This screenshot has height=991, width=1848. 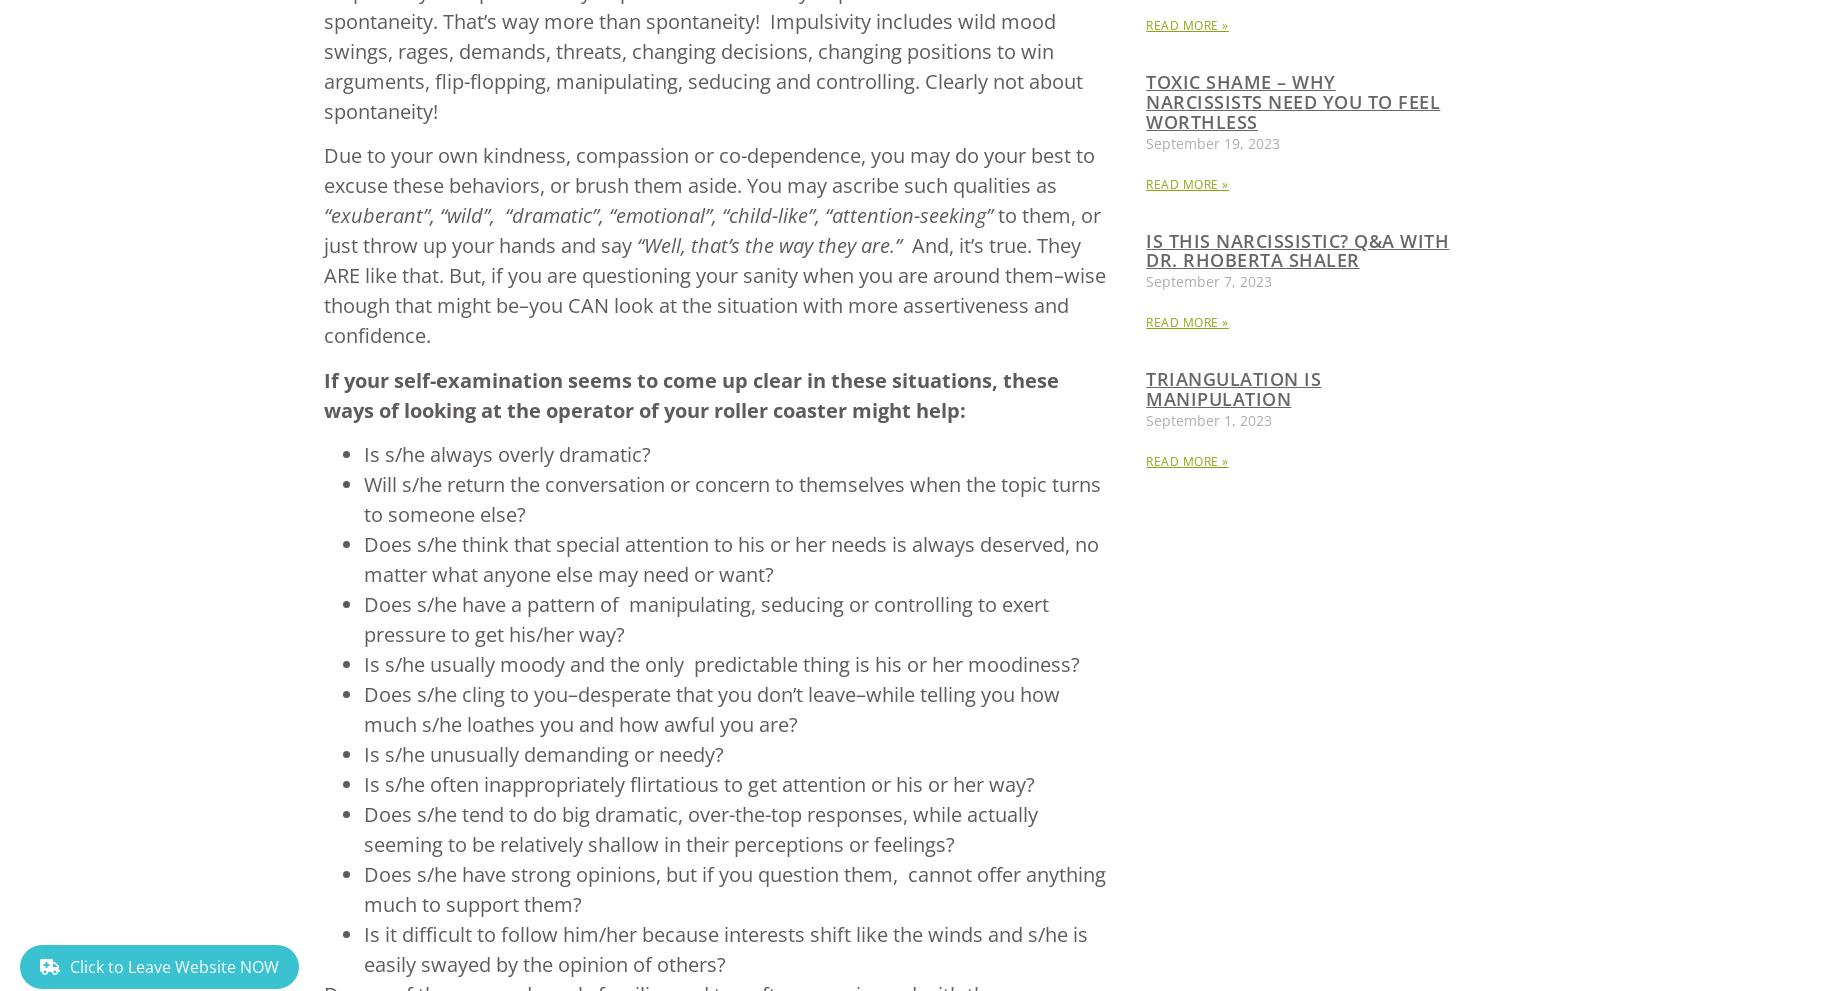 What do you see at coordinates (1233, 387) in the screenshot?
I see `'Triangulation is Manipulation'` at bounding box center [1233, 387].